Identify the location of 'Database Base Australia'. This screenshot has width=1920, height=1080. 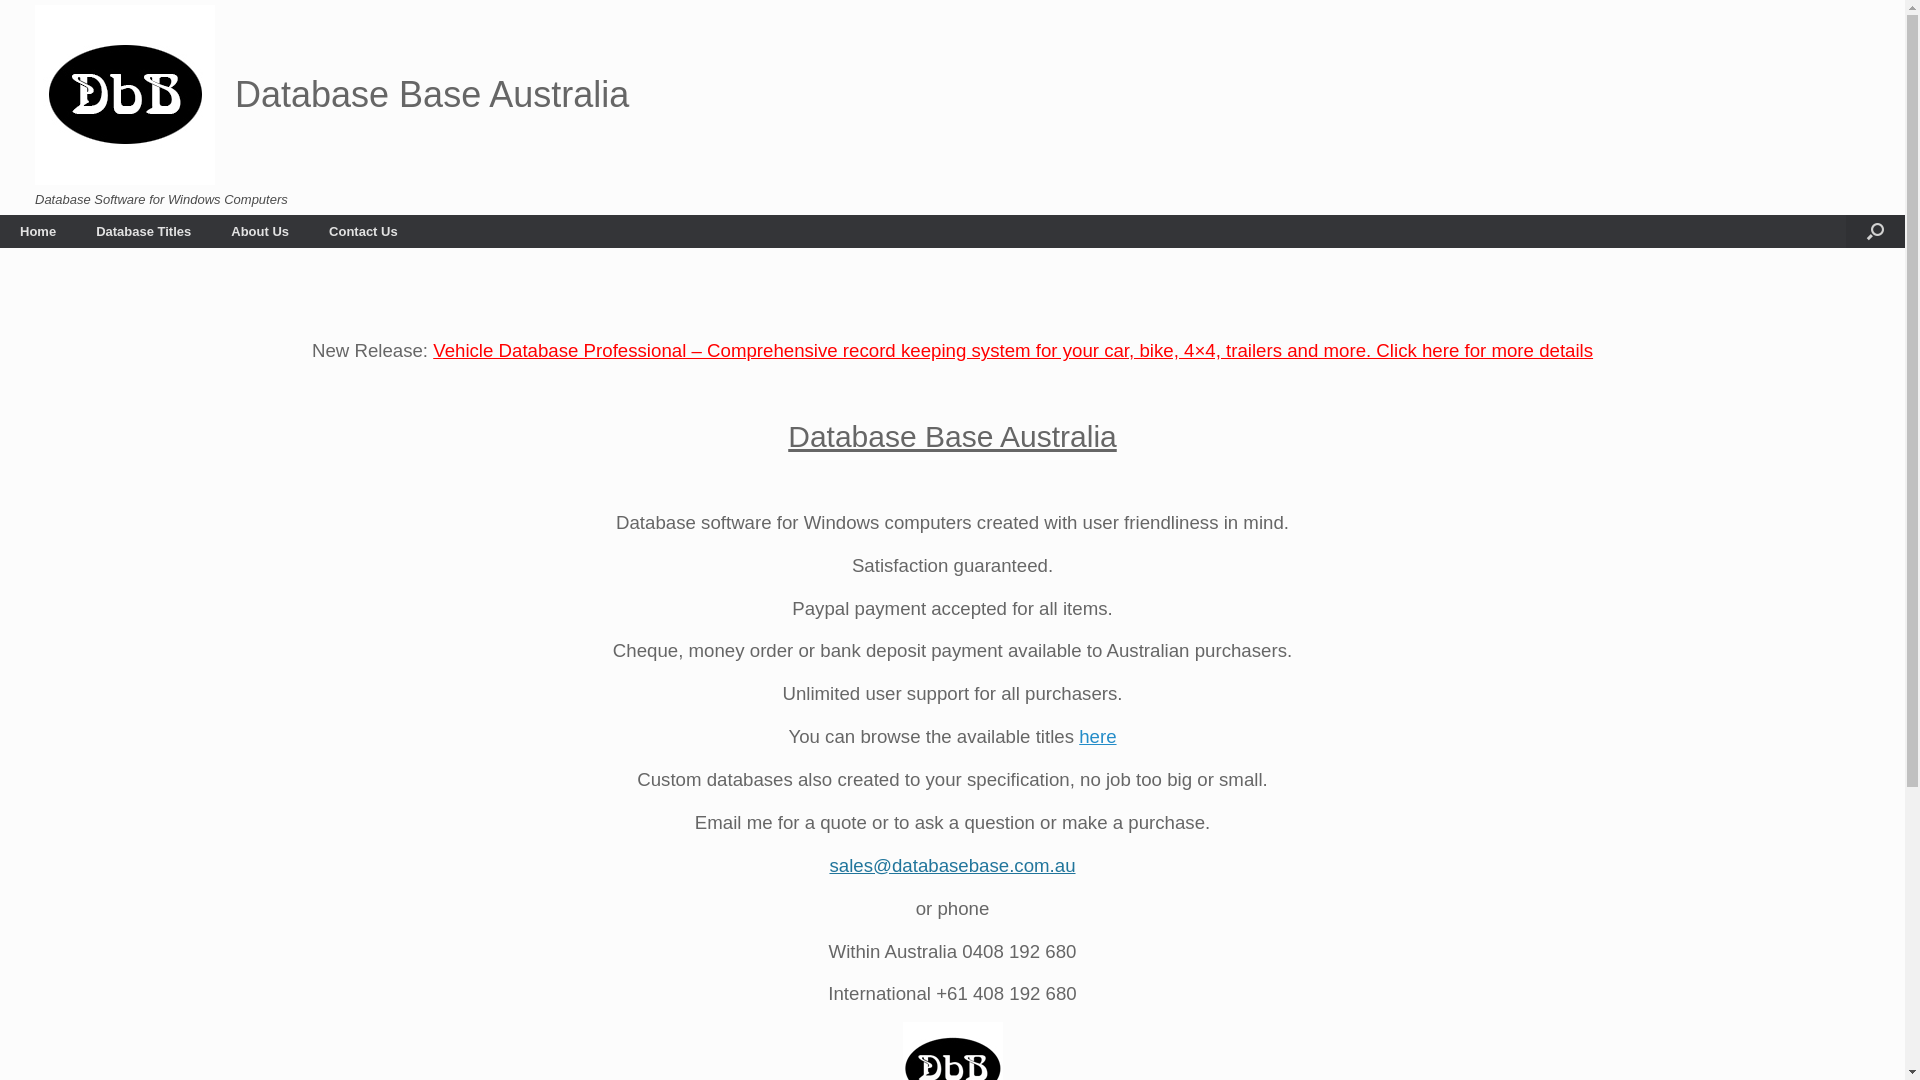
(331, 95).